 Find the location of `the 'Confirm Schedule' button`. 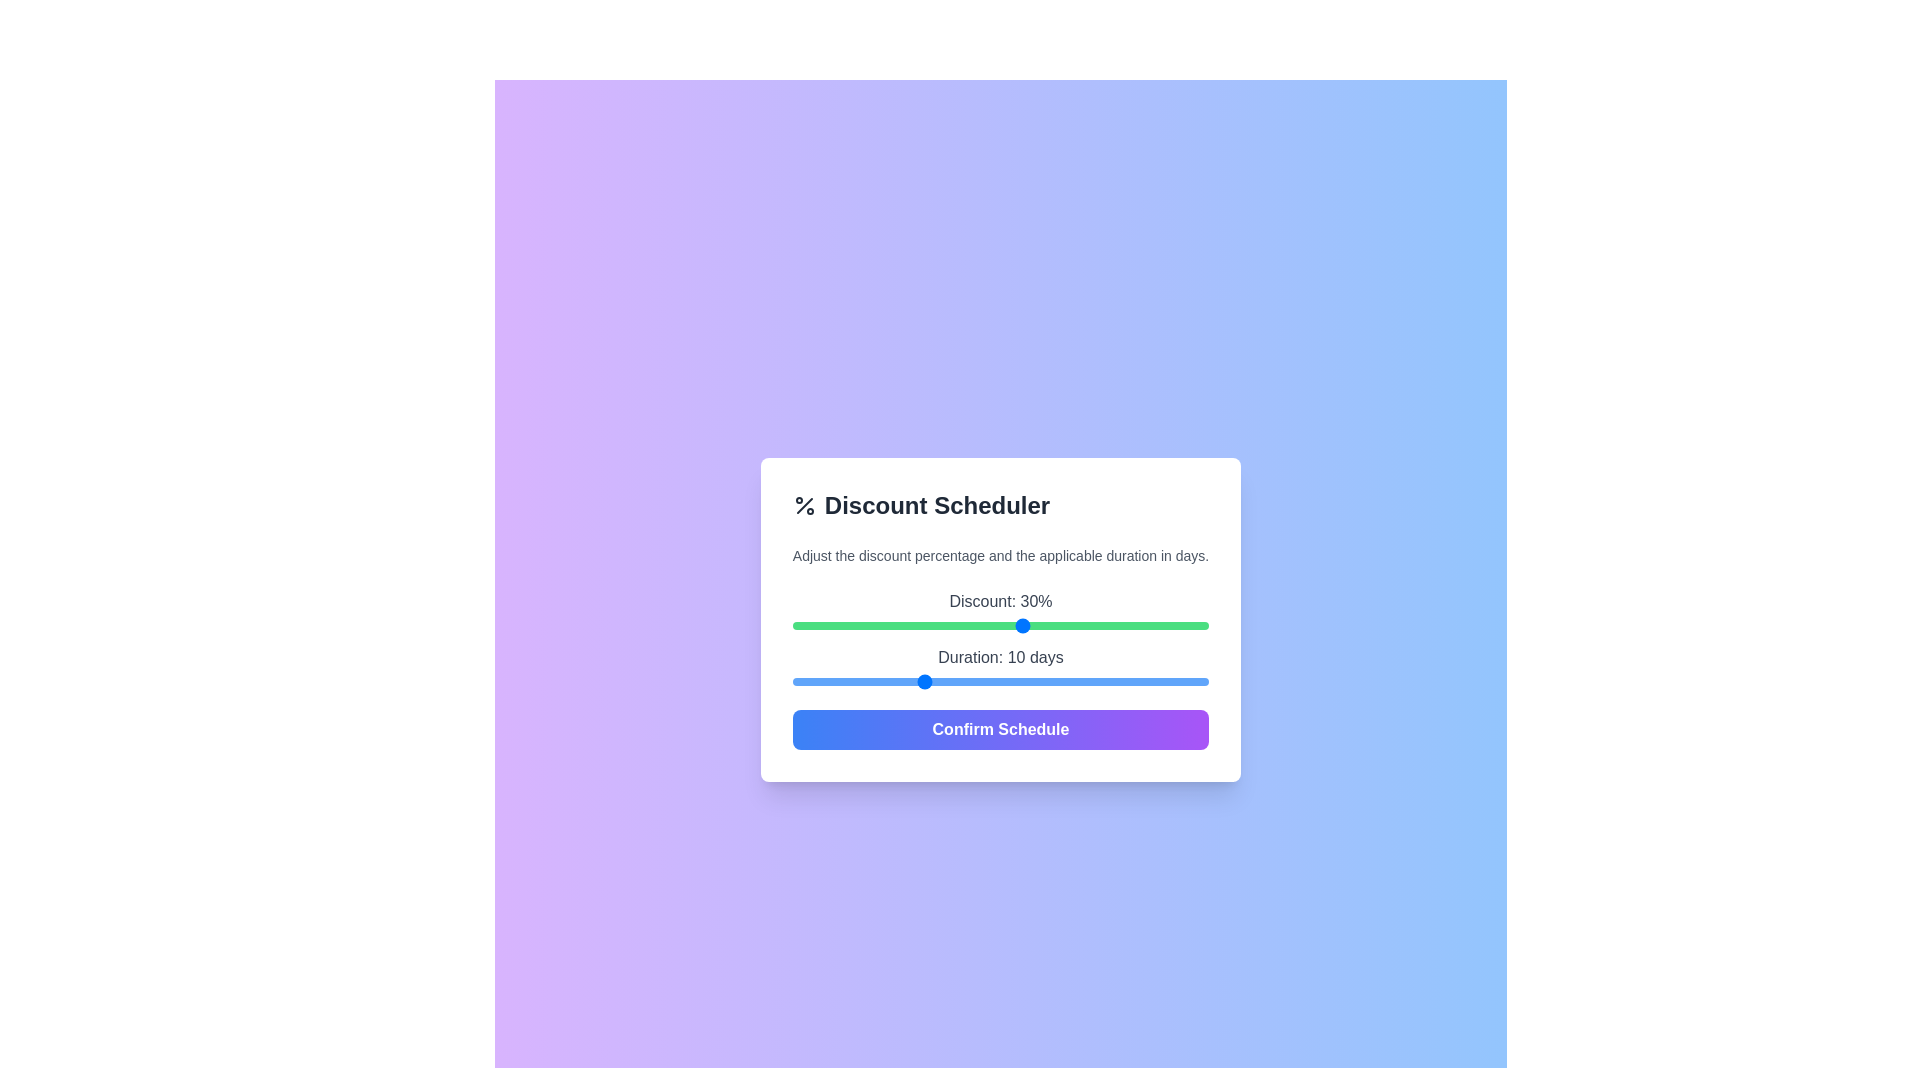

the 'Confirm Schedule' button is located at coordinates (1001, 729).